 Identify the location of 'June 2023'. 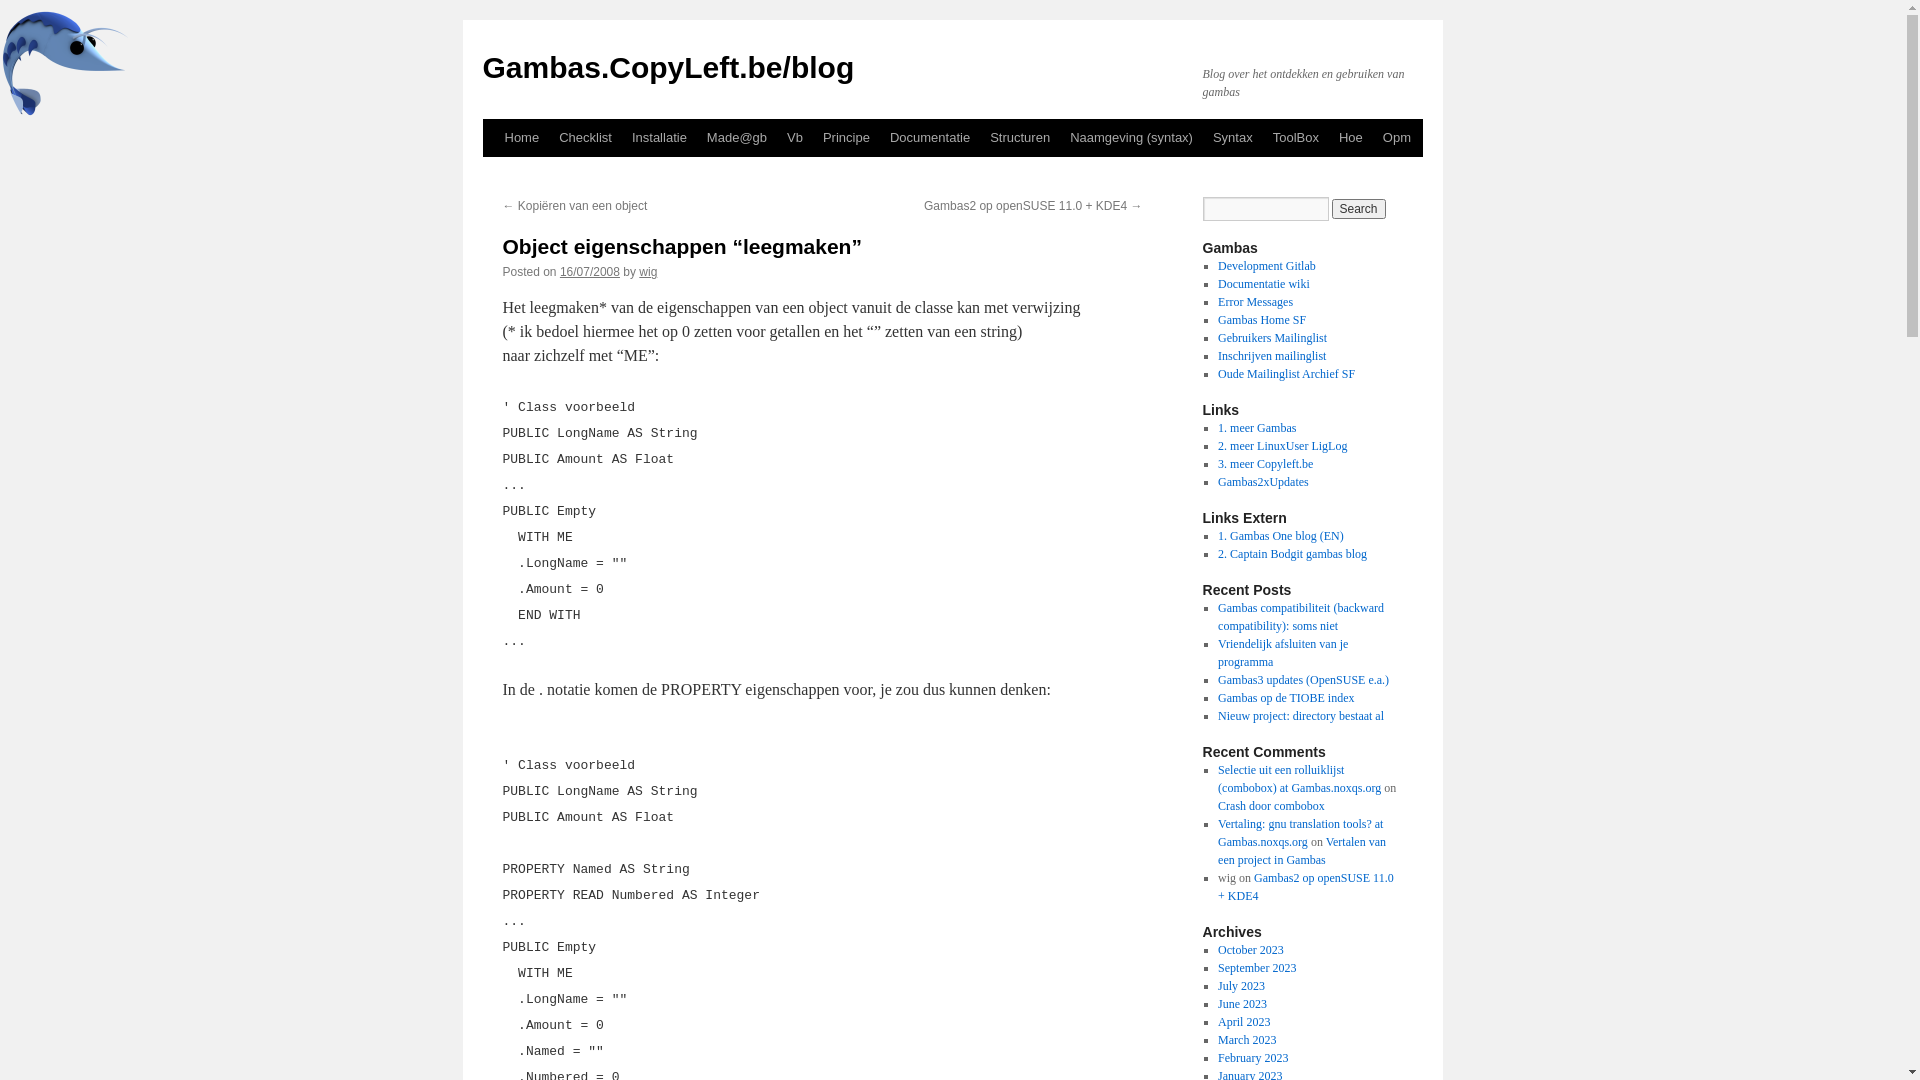
(1241, 1003).